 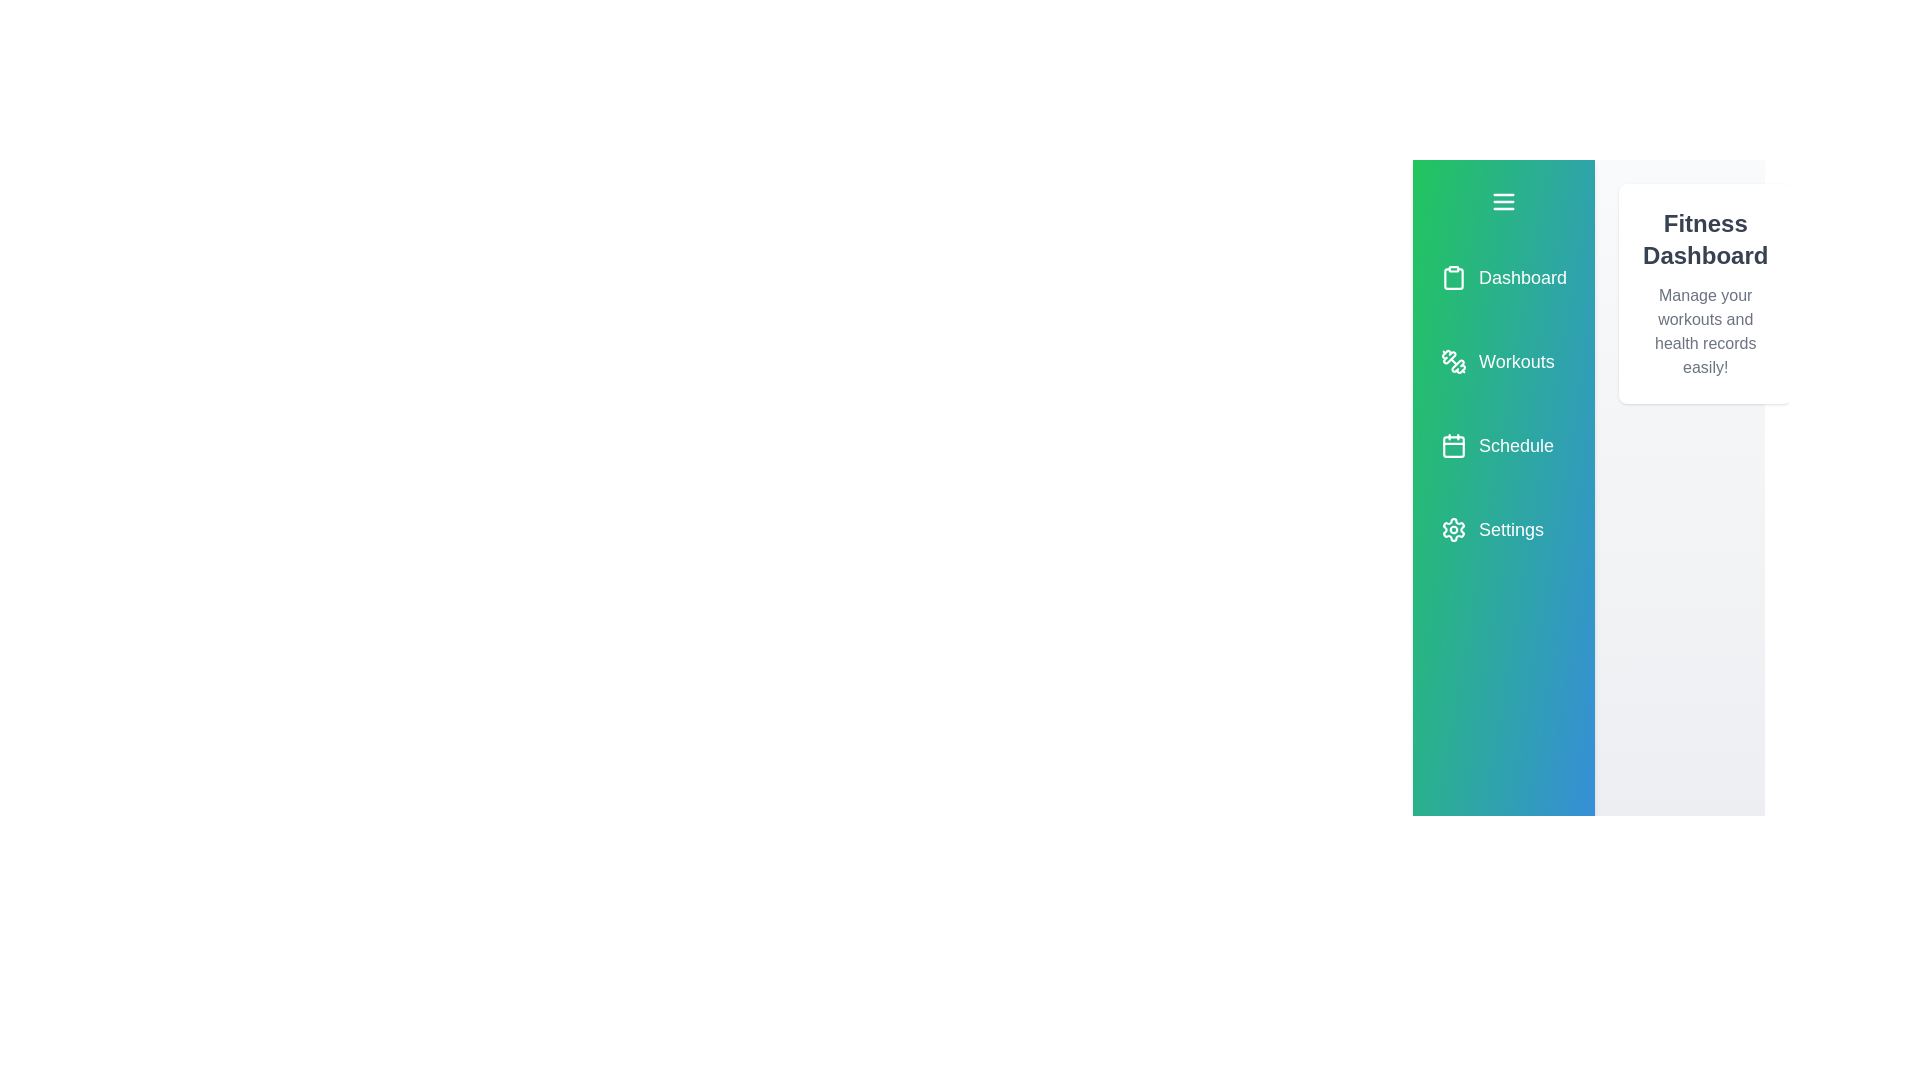 I want to click on the menu item 'Settings' to trigger the hover effect, so click(x=1503, y=528).